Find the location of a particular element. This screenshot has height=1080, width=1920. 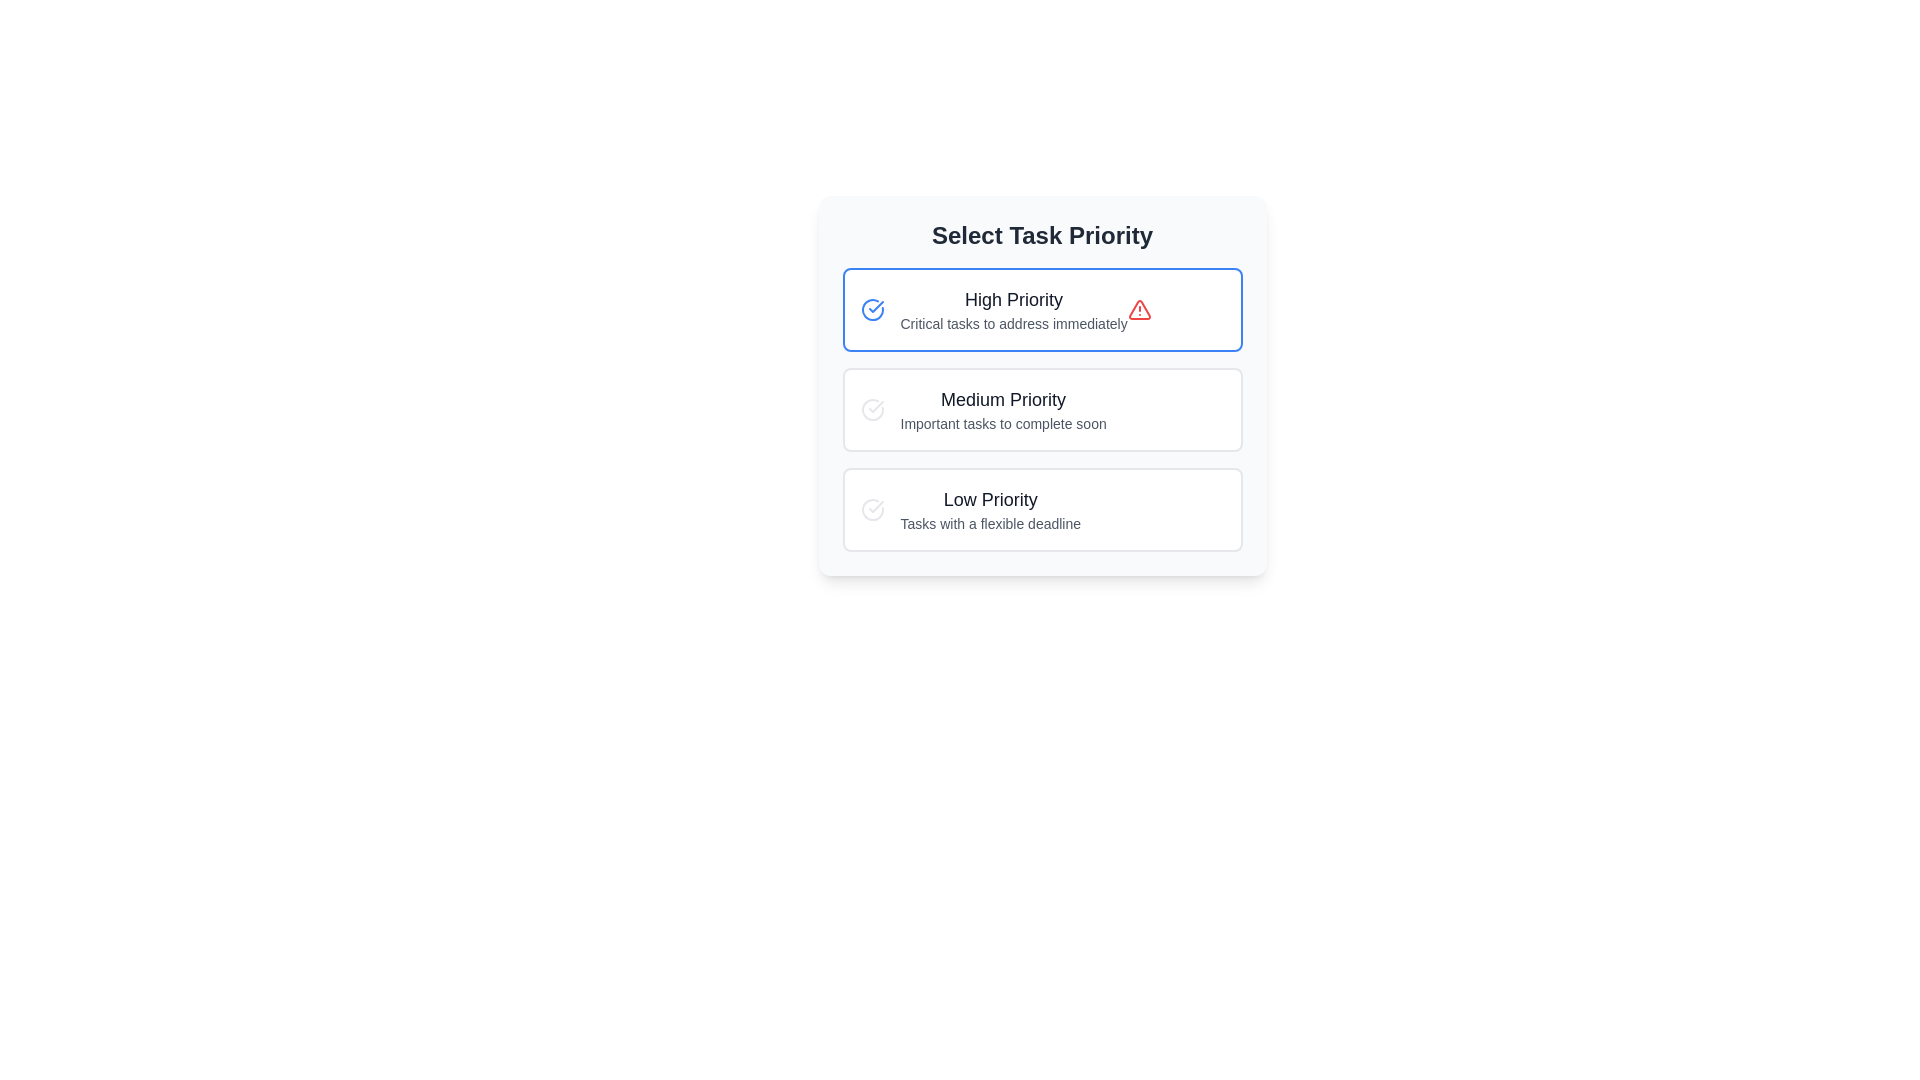

the text label that reads 'Medium Priority', styled in large dark gray font, located in the middle of a vertical list of task priorities is located at coordinates (1003, 400).